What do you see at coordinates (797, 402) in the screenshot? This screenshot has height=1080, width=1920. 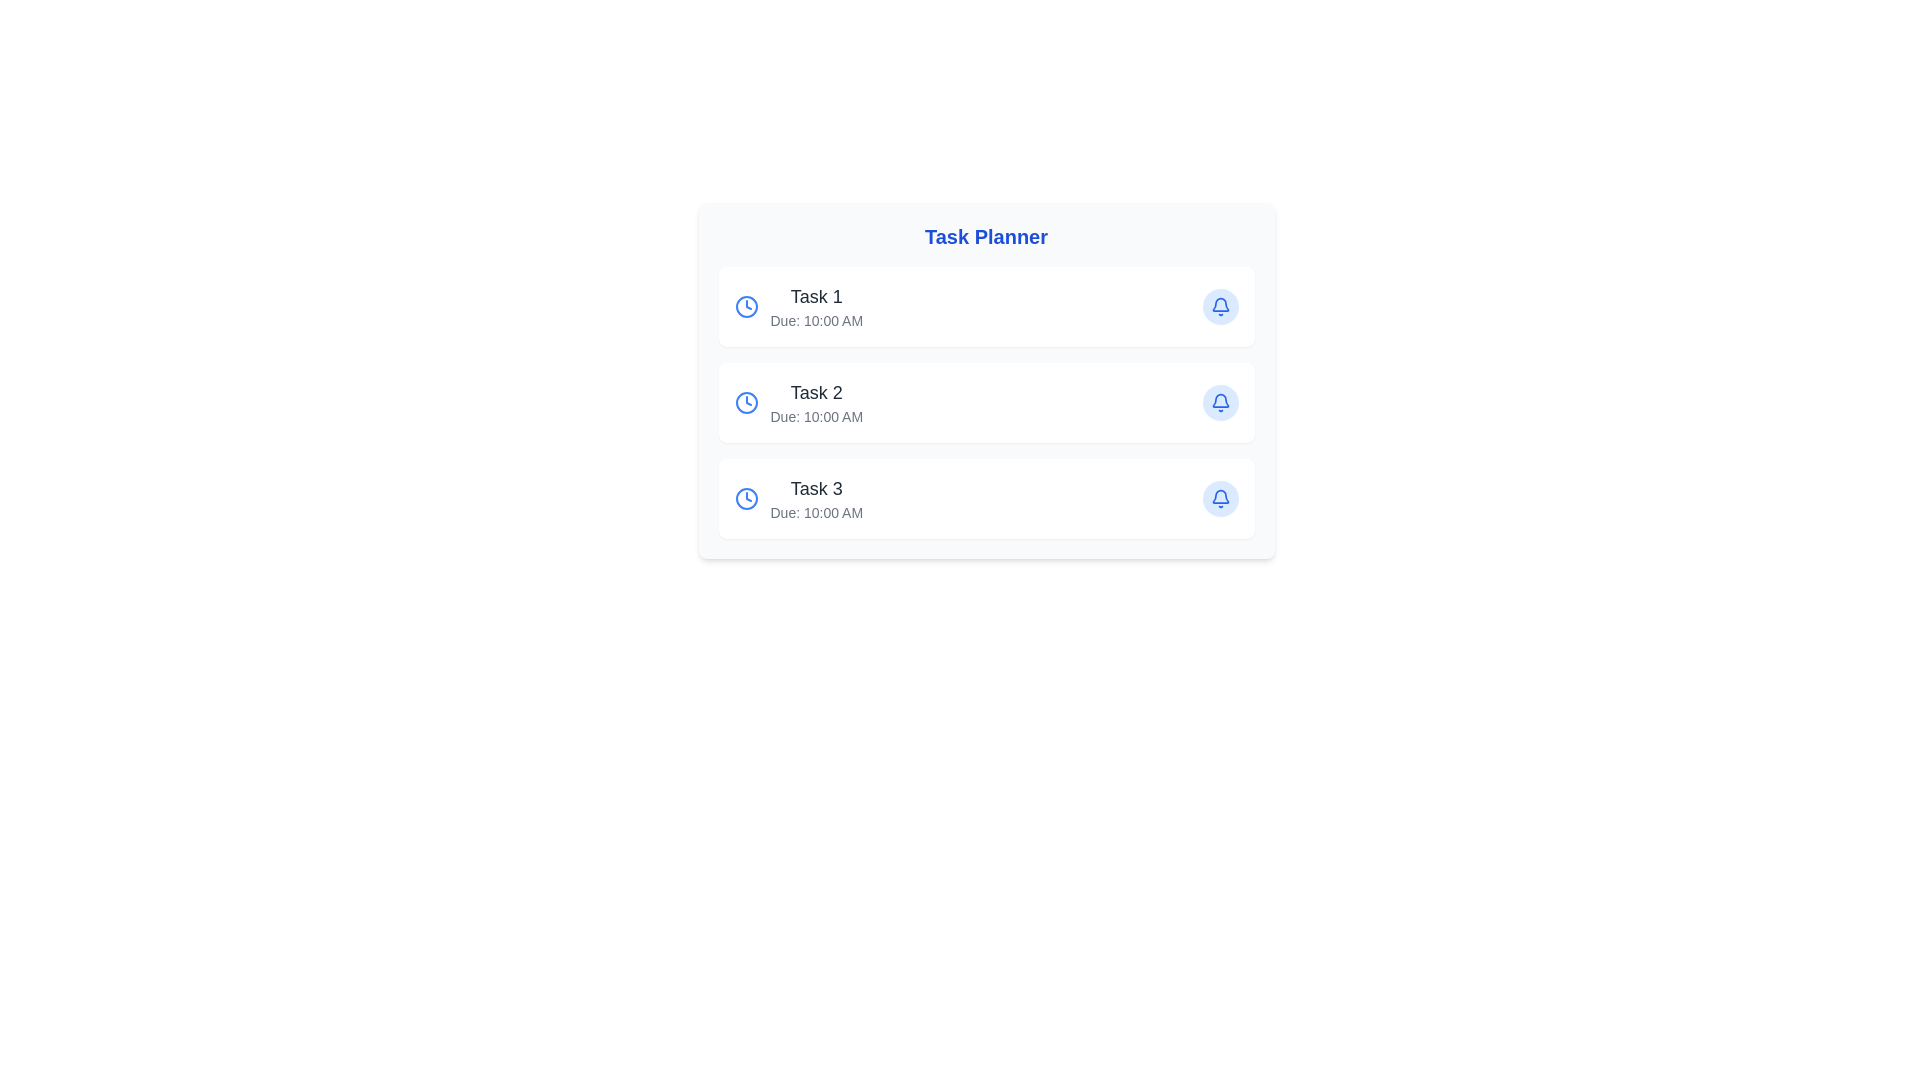 I see `the Information Display Field containing the task title 'Task 2' and the due time 'Due: 10:00 AM' for reading` at bounding box center [797, 402].